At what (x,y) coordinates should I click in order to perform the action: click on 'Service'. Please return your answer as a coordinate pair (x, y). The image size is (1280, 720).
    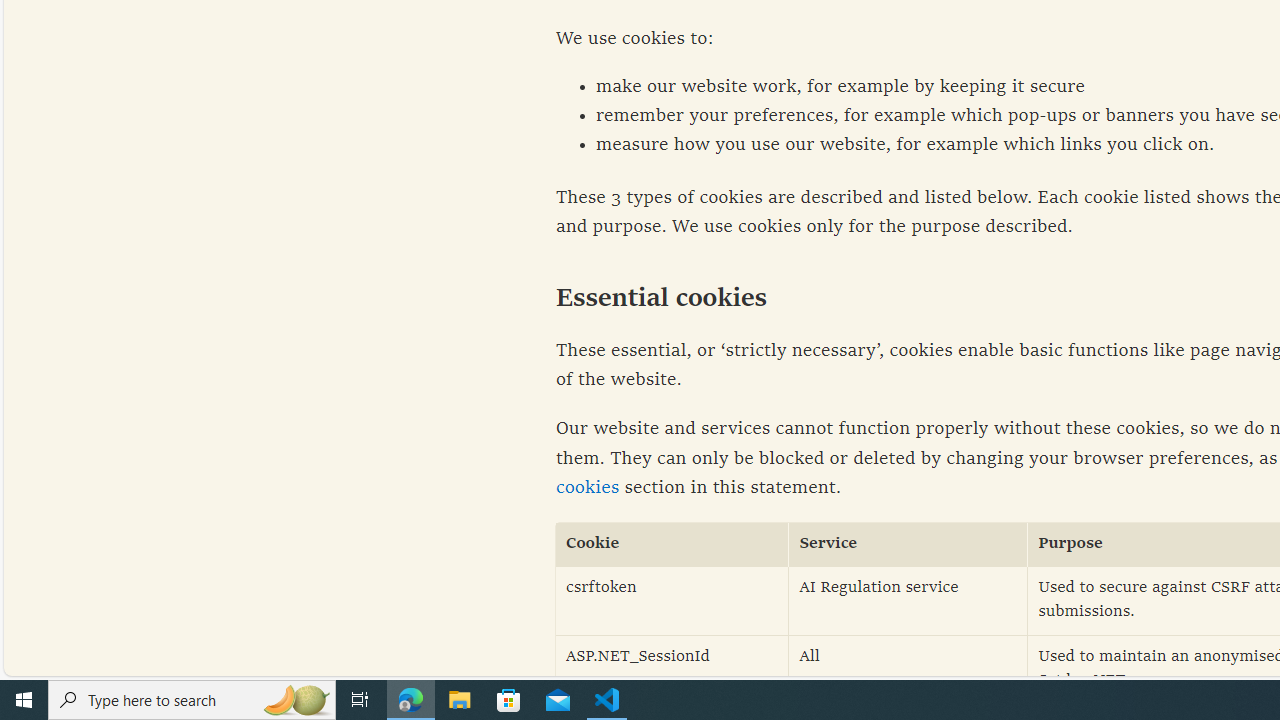
    Looking at the image, I should click on (907, 544).